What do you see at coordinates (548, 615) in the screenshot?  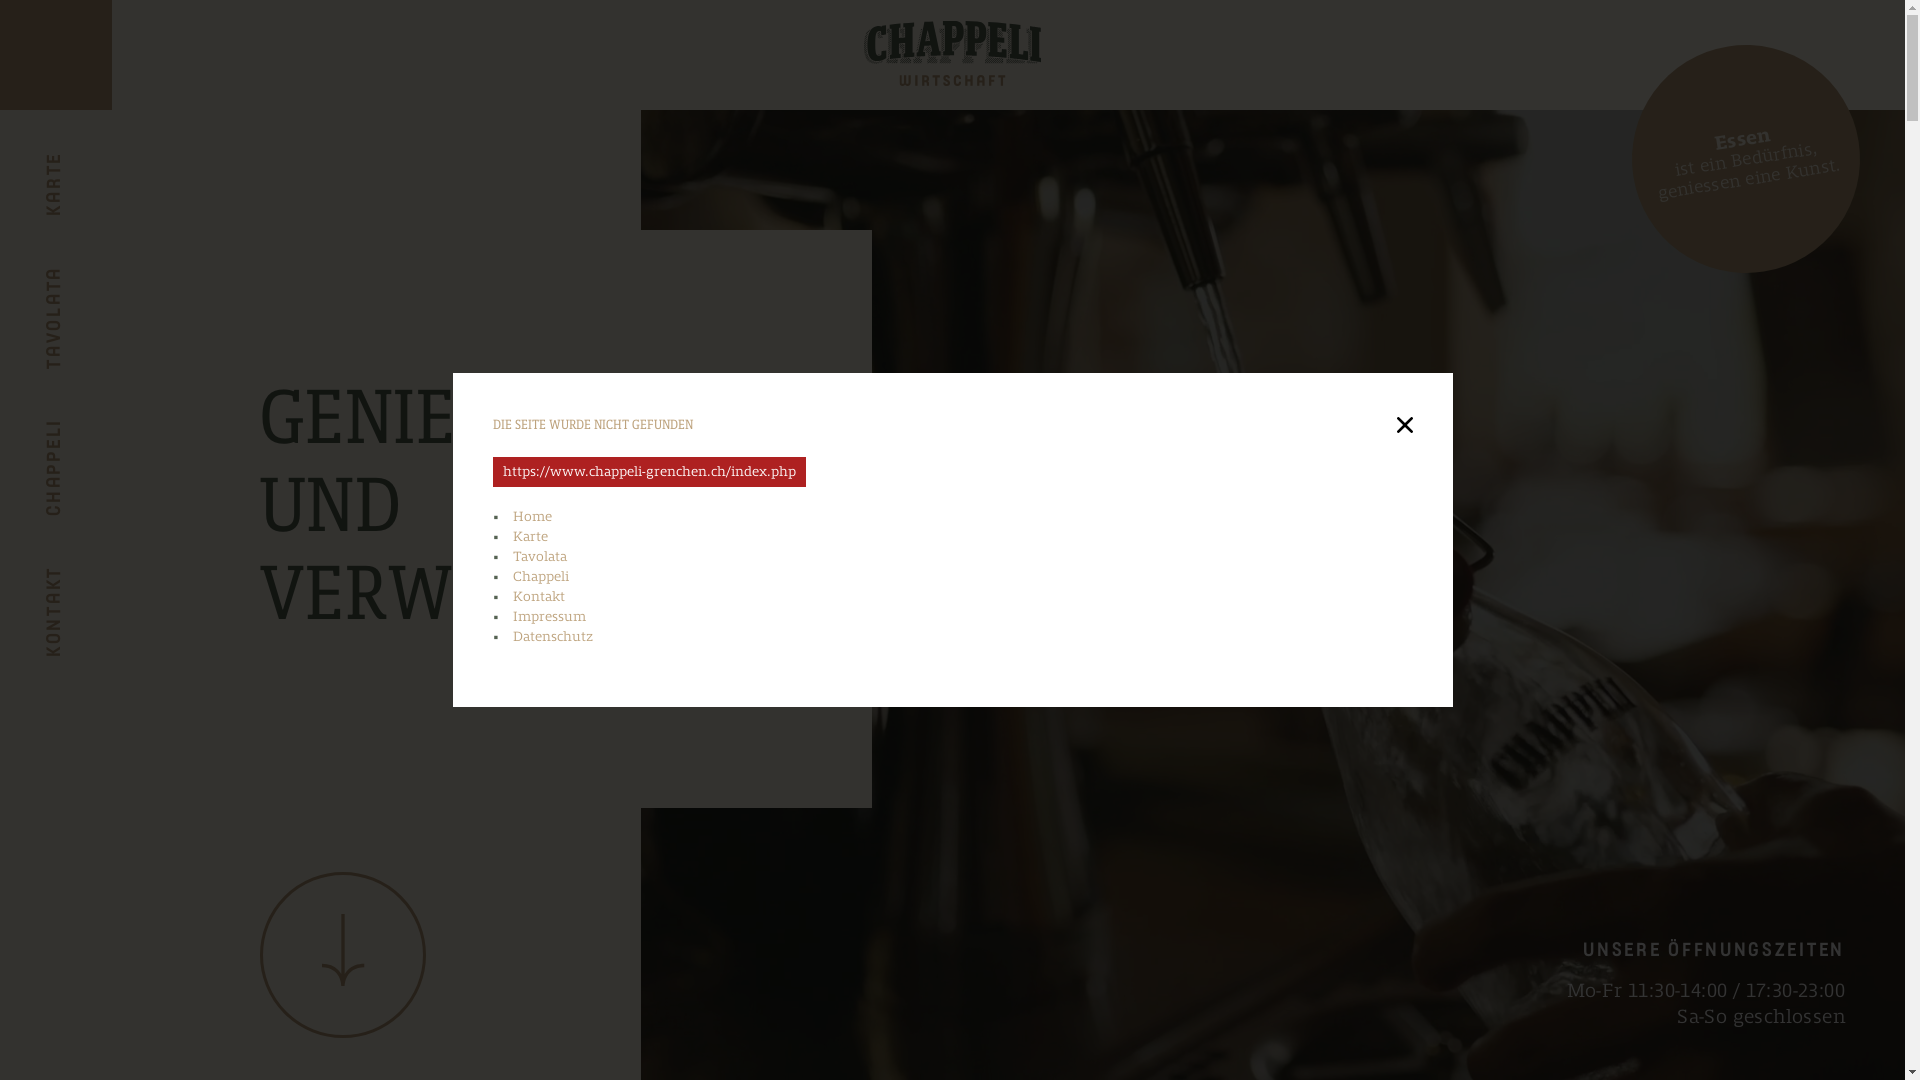 I see `'Impressum'` at bounding box center [548, 615].